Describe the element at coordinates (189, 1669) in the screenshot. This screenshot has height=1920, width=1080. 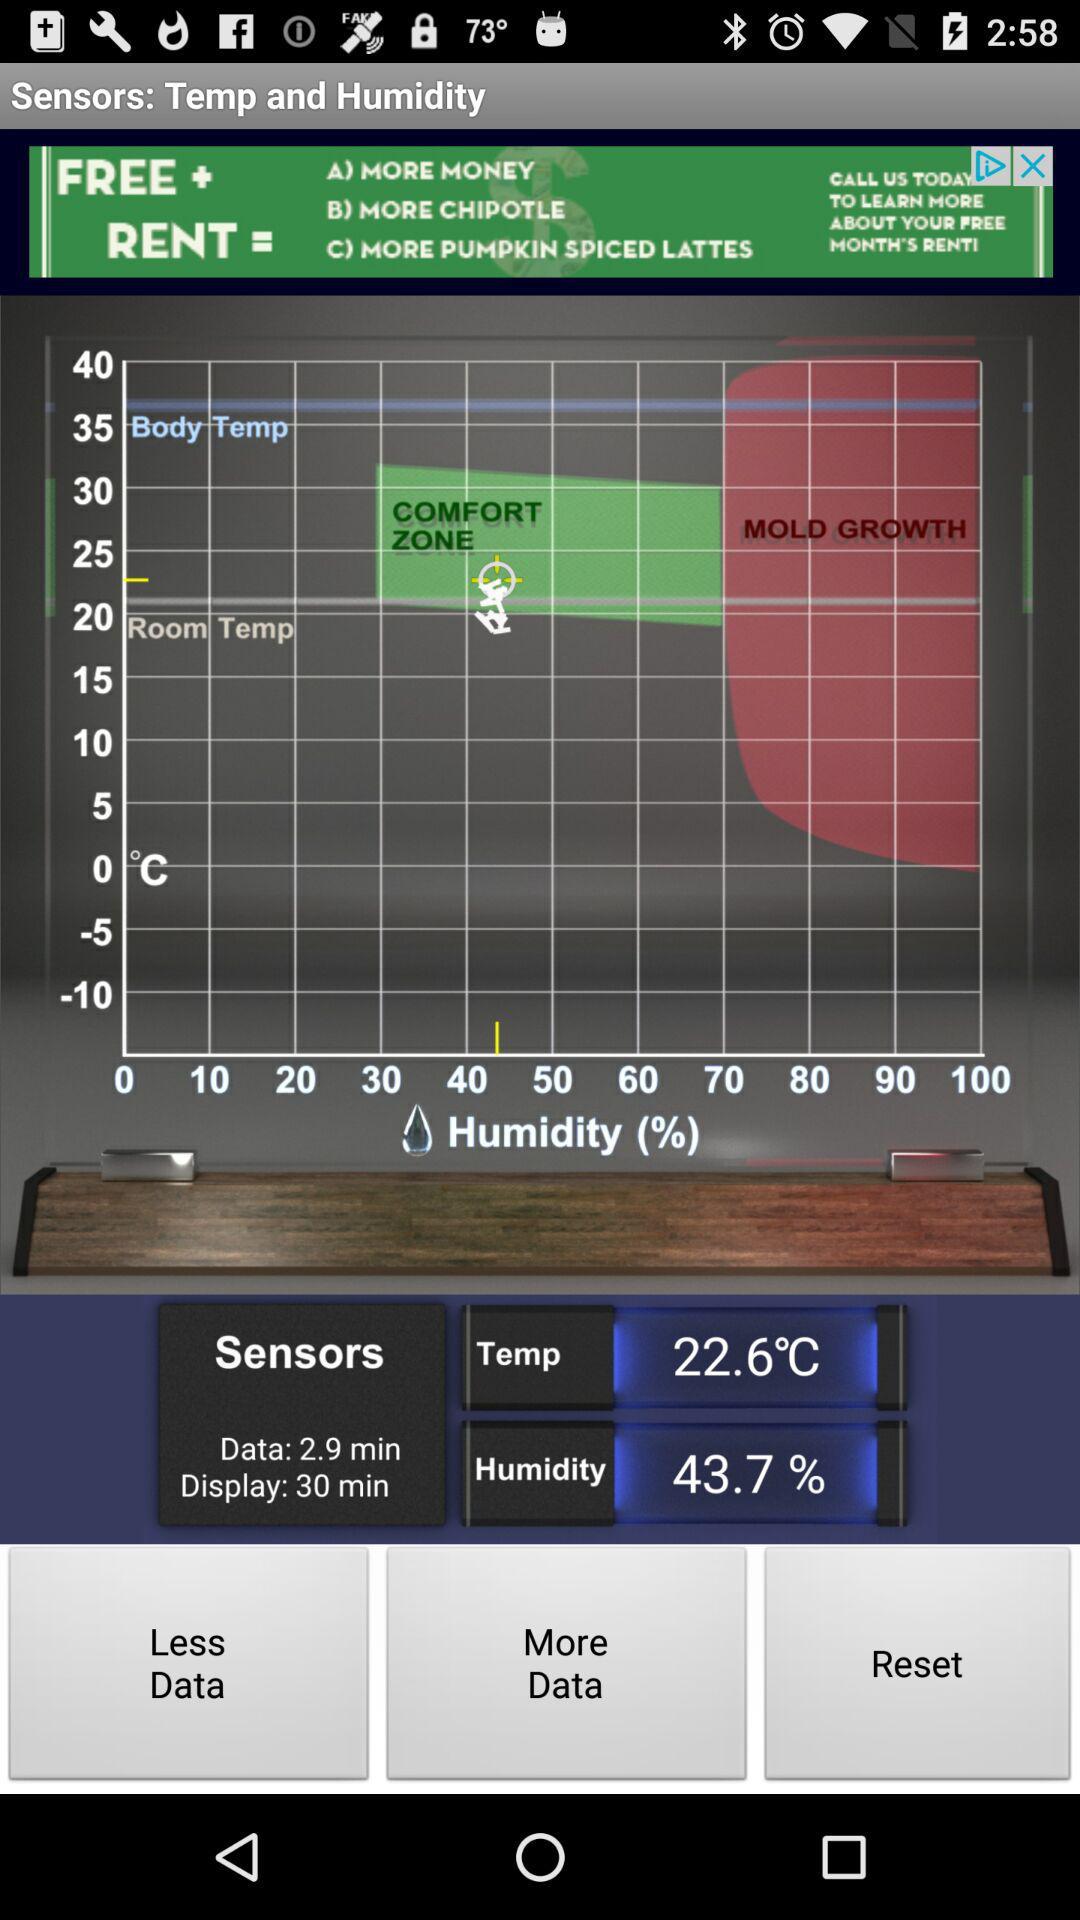
I see `icon next to more` at that location.